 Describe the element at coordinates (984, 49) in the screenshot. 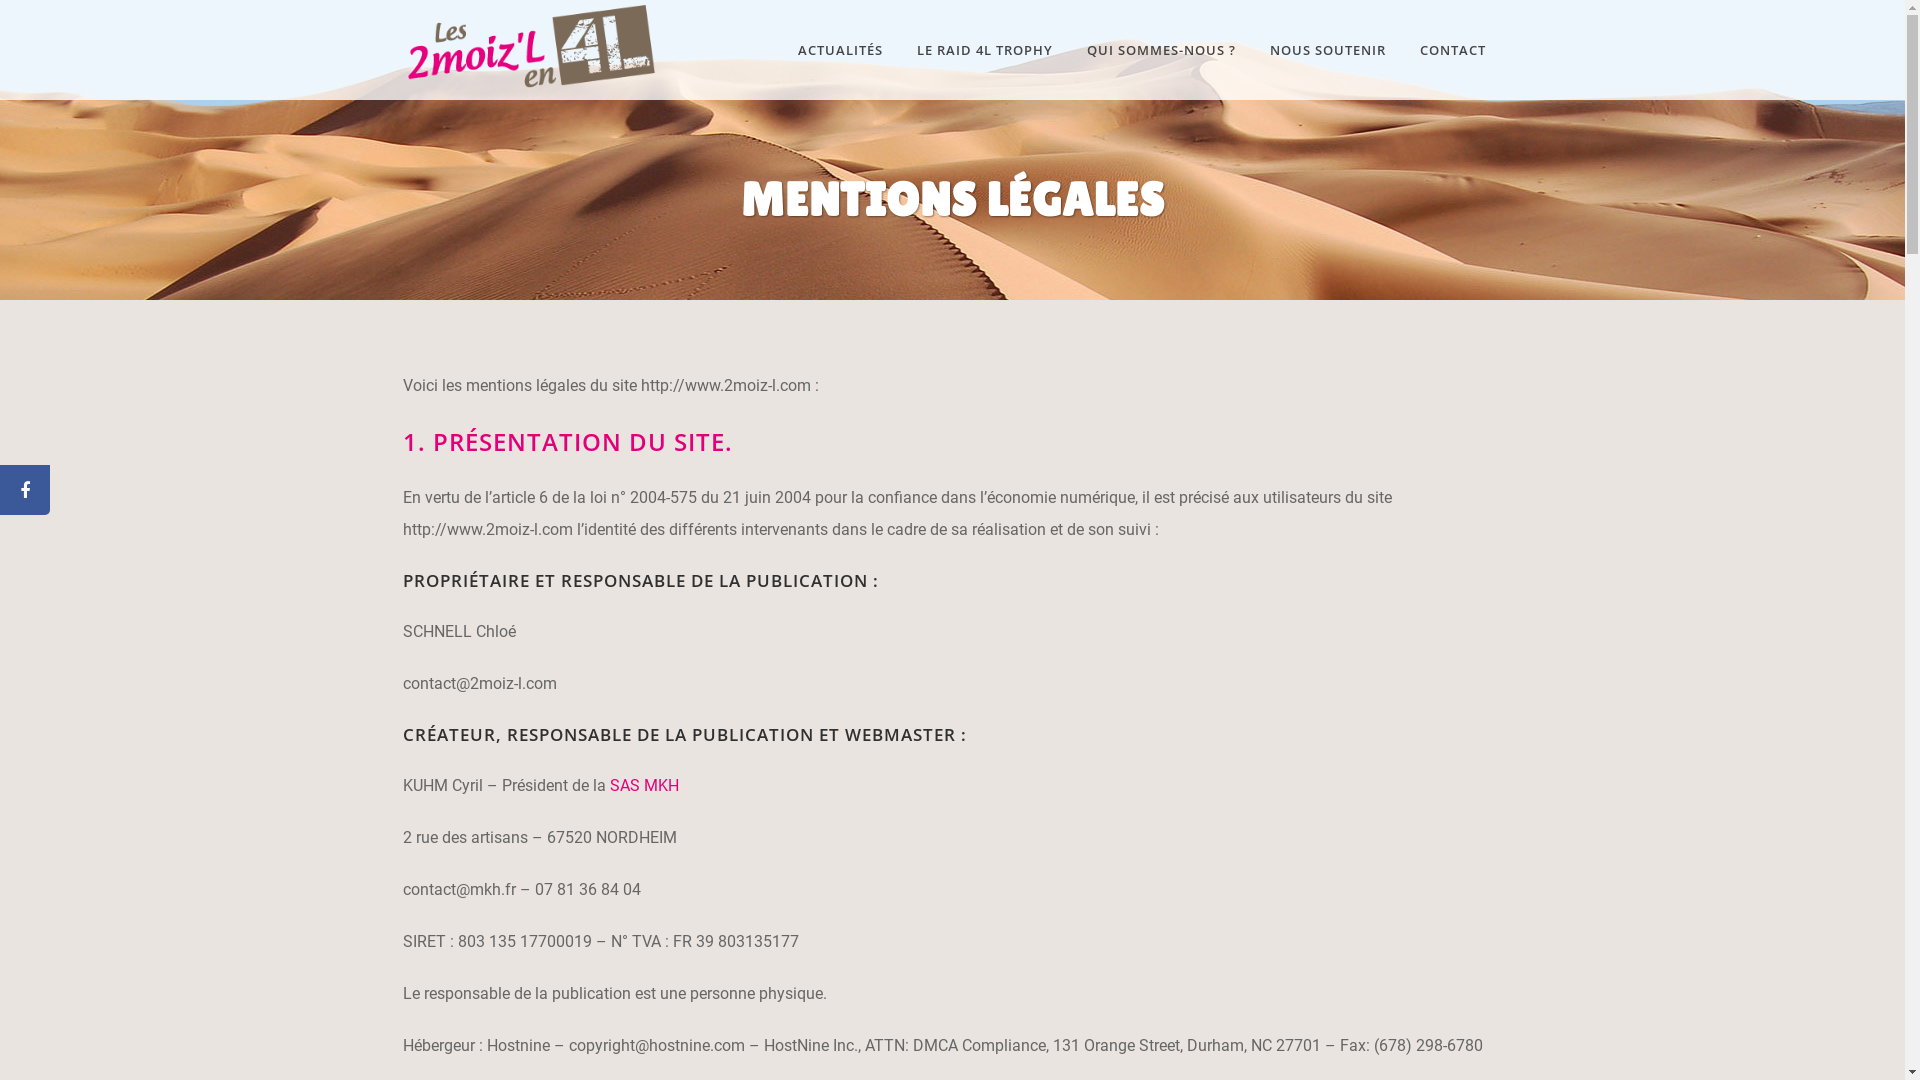

I see `'LE RAID 4L TROPHY'` at that location.